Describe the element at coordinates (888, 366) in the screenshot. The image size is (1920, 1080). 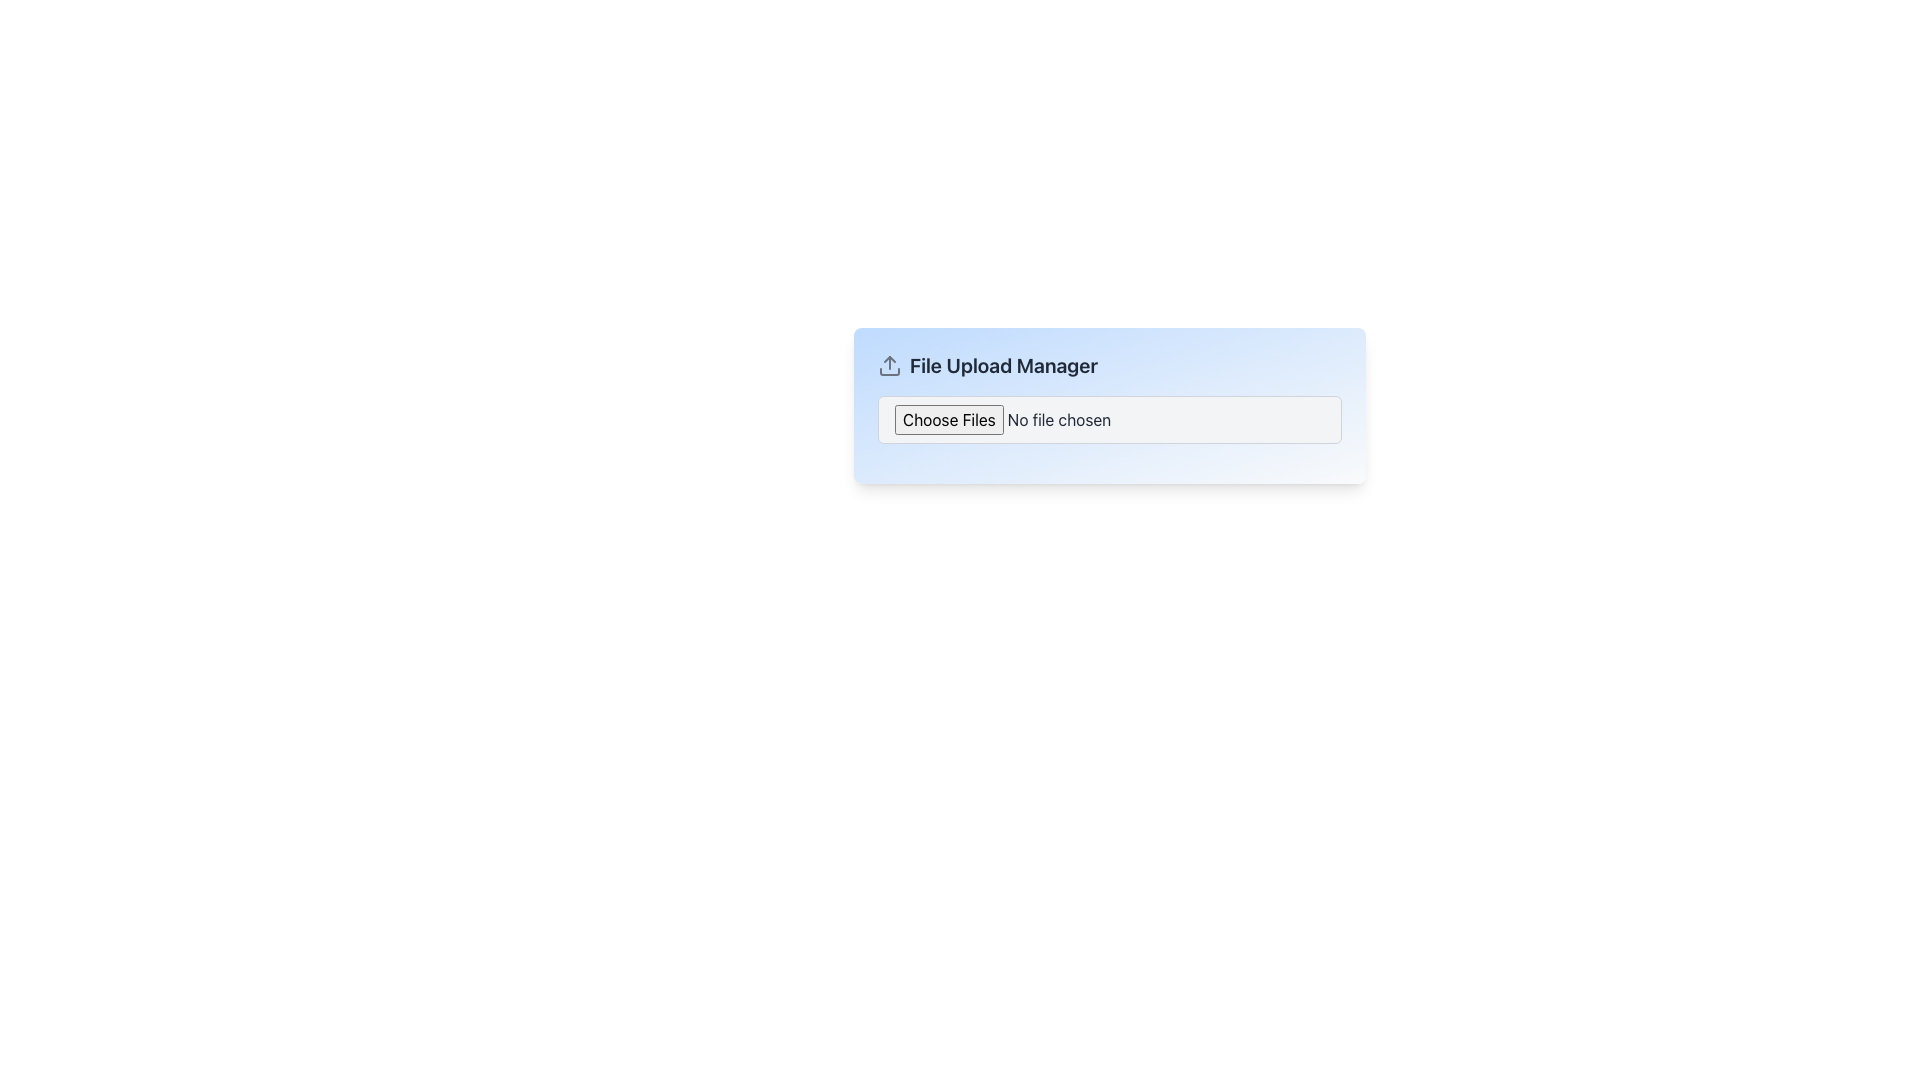
I see `the upward-pointing arrow icon that is gray and located to the left of the 'File Upload Manager' text` at that location.